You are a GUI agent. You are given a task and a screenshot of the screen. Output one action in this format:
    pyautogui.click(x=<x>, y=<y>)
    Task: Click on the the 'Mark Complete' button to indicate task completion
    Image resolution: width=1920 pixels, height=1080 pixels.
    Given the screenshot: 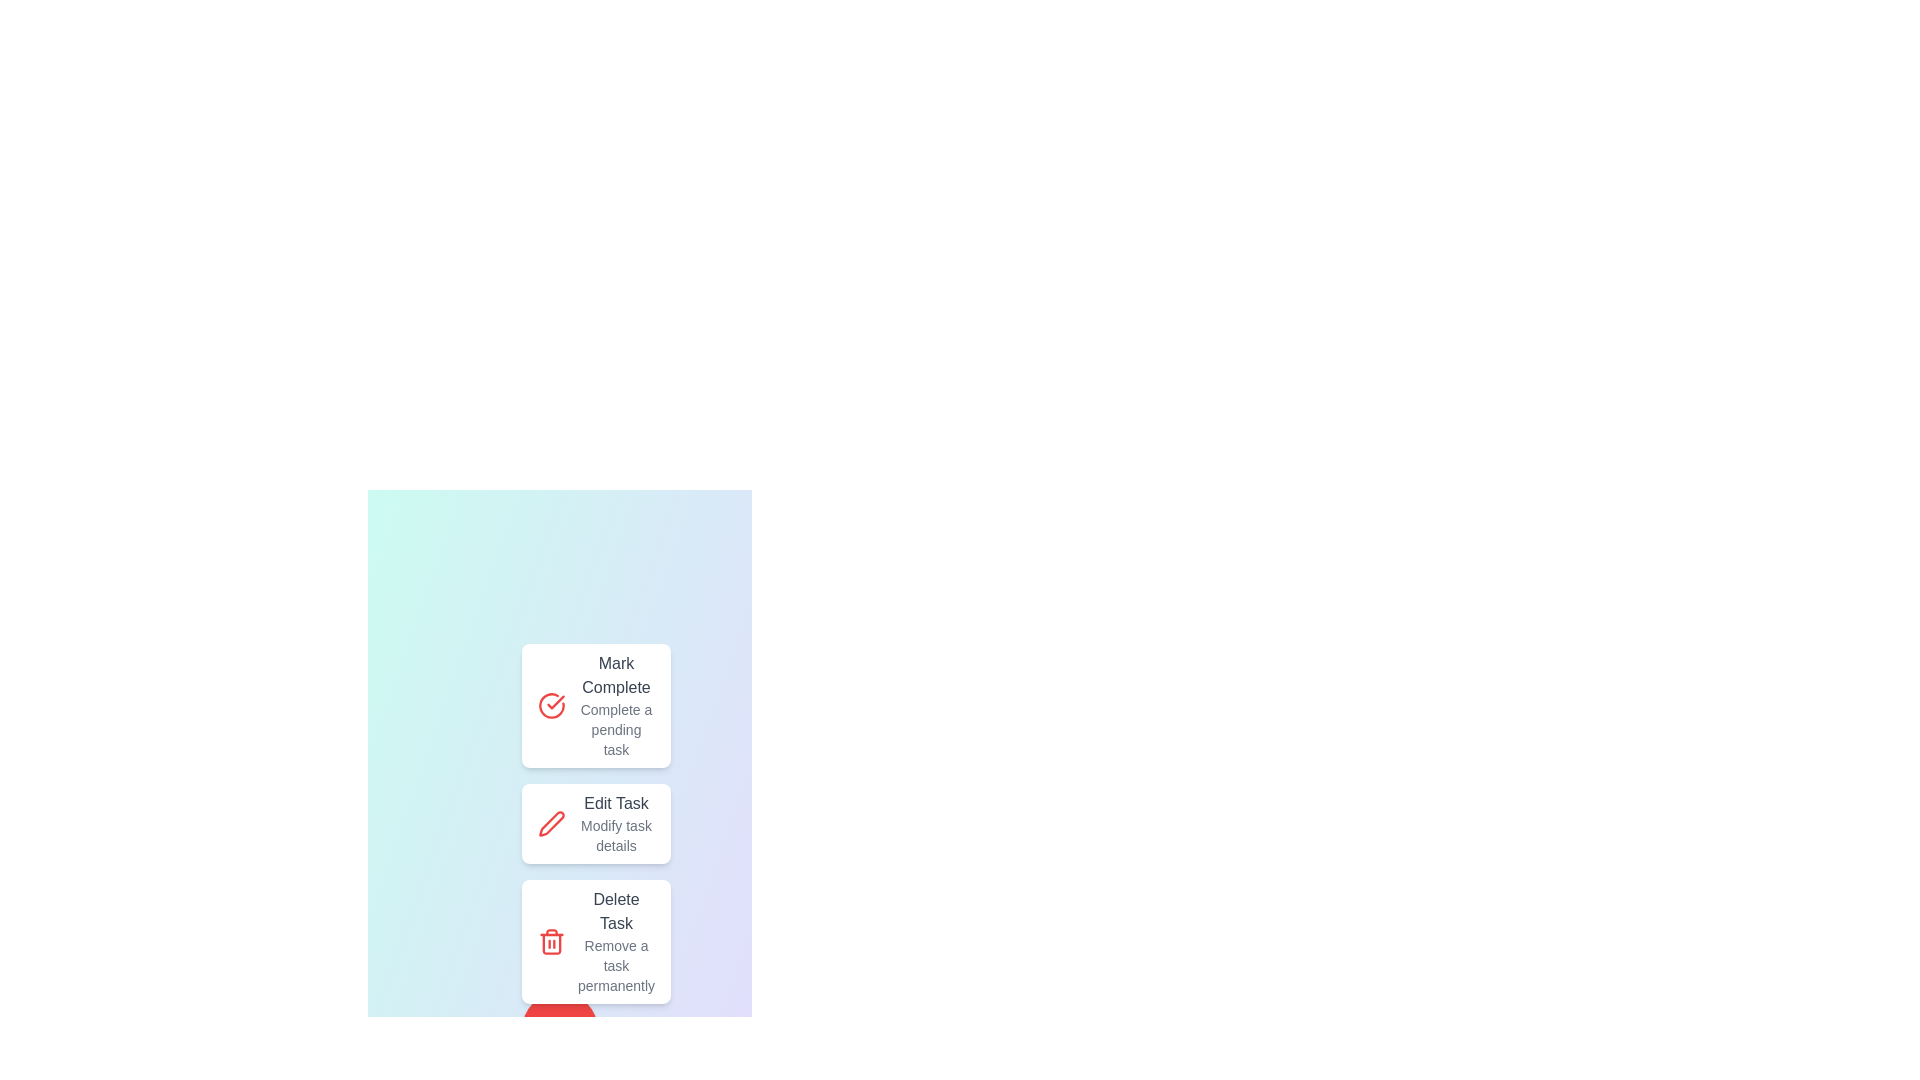 What is the action you would take?
    pyautogui.click(x=594, y=704)
    